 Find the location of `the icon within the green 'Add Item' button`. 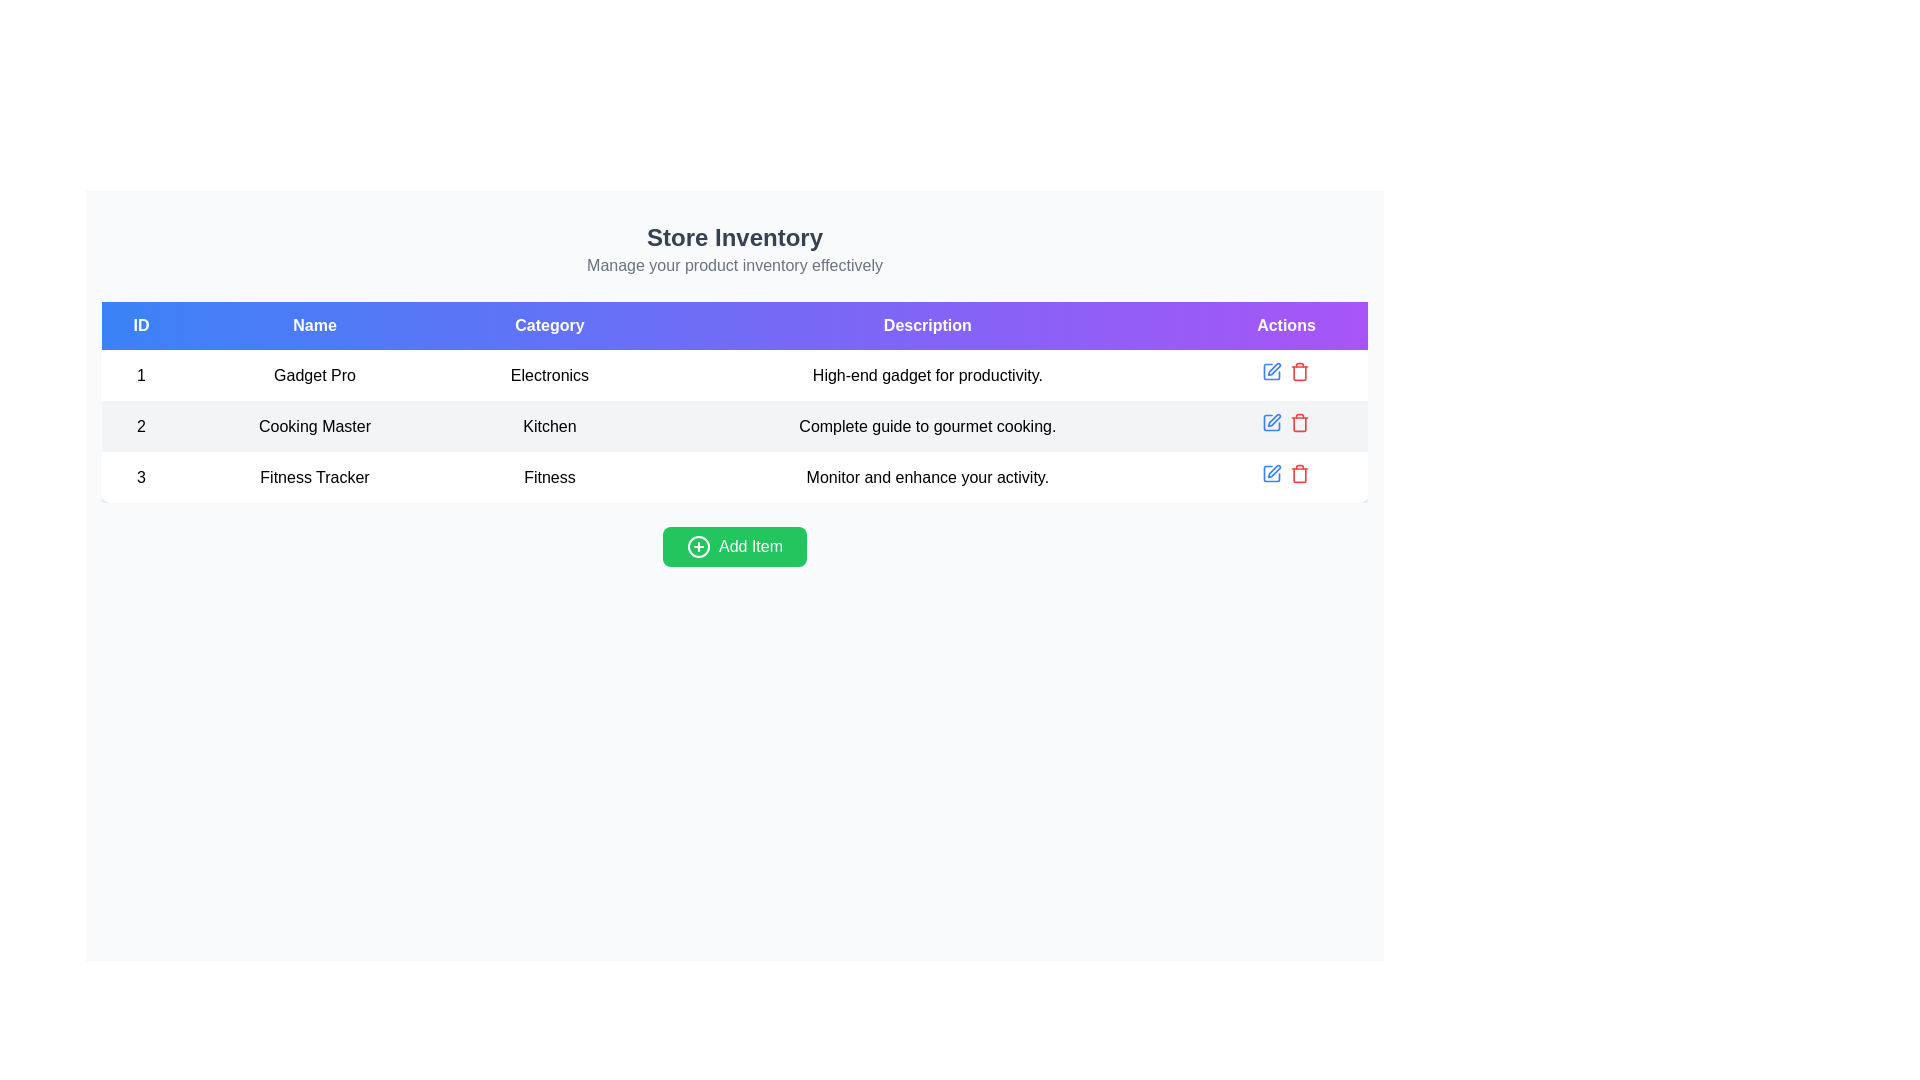

the icon within the green 'Add Item' button is located at coordinates (699, 547).